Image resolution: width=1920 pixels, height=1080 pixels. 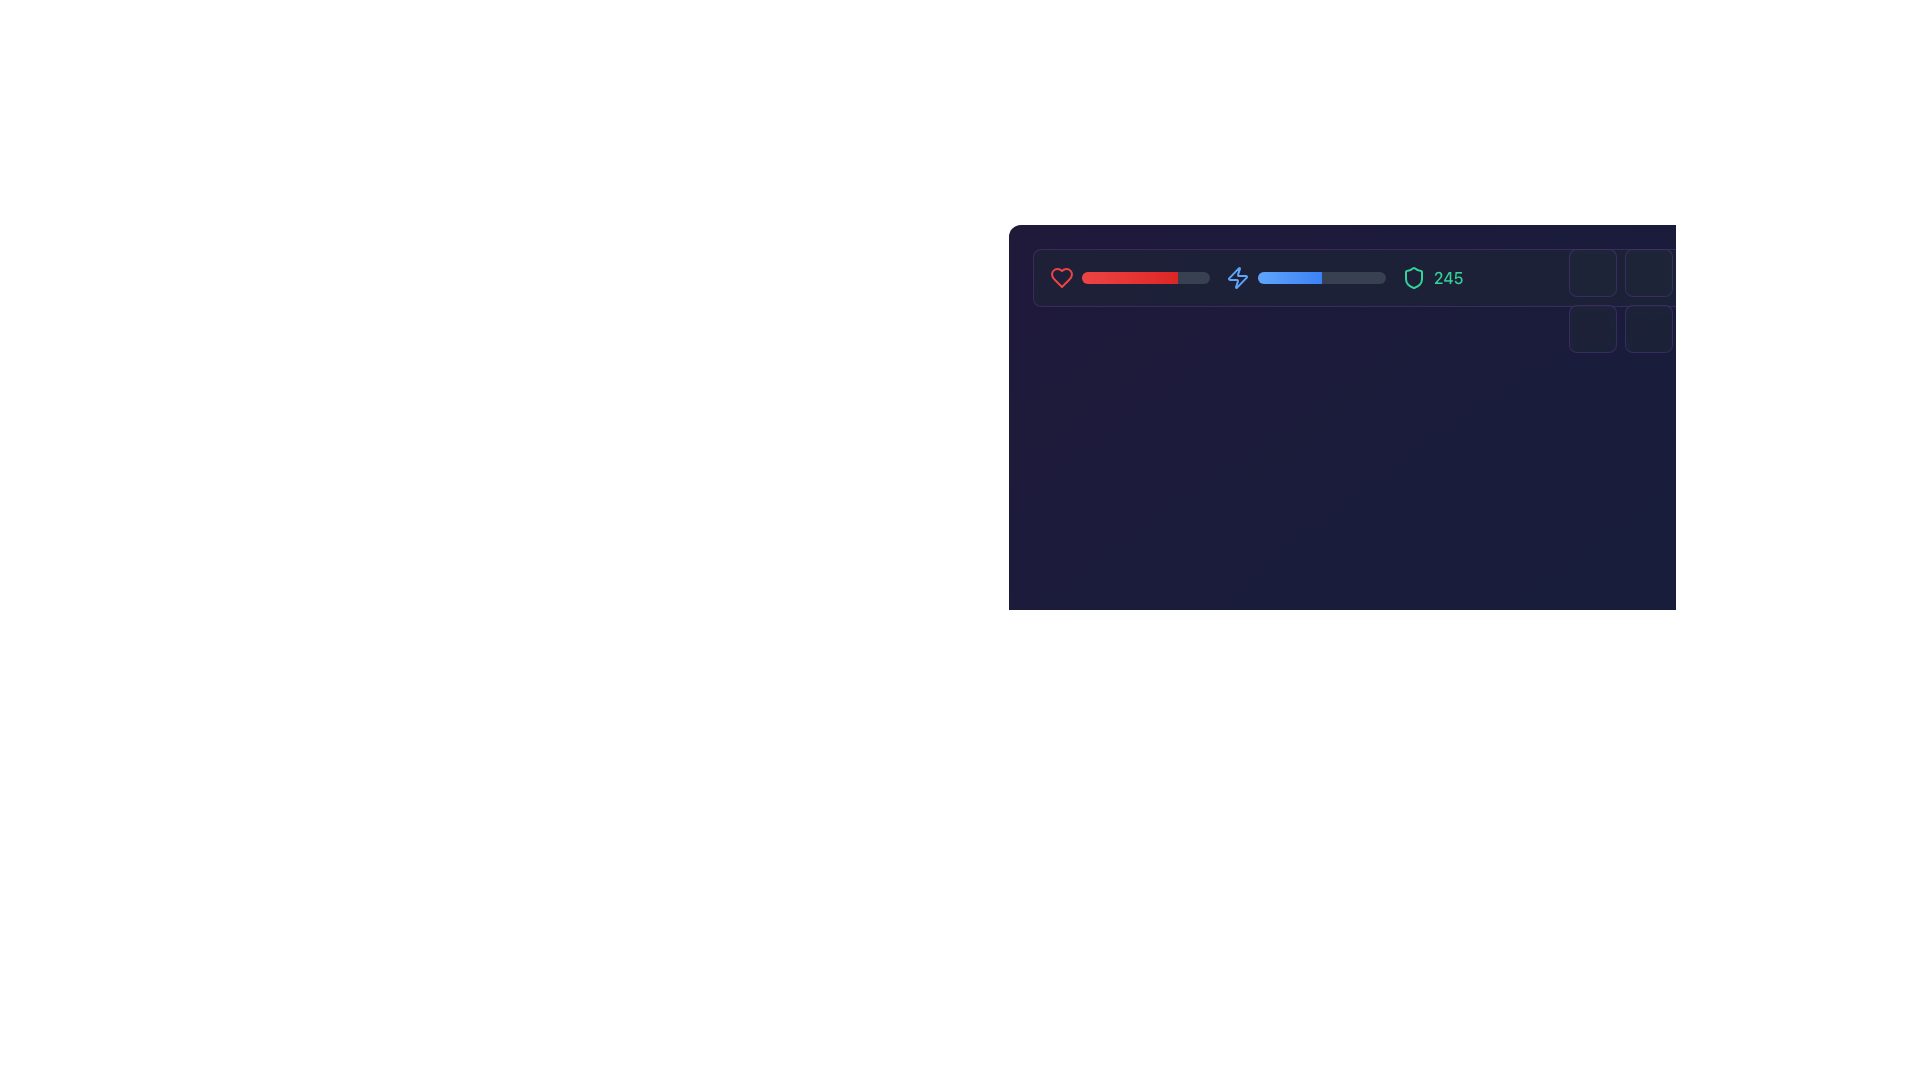 I want to click on the health bar value, so click(x=1200, y=277).